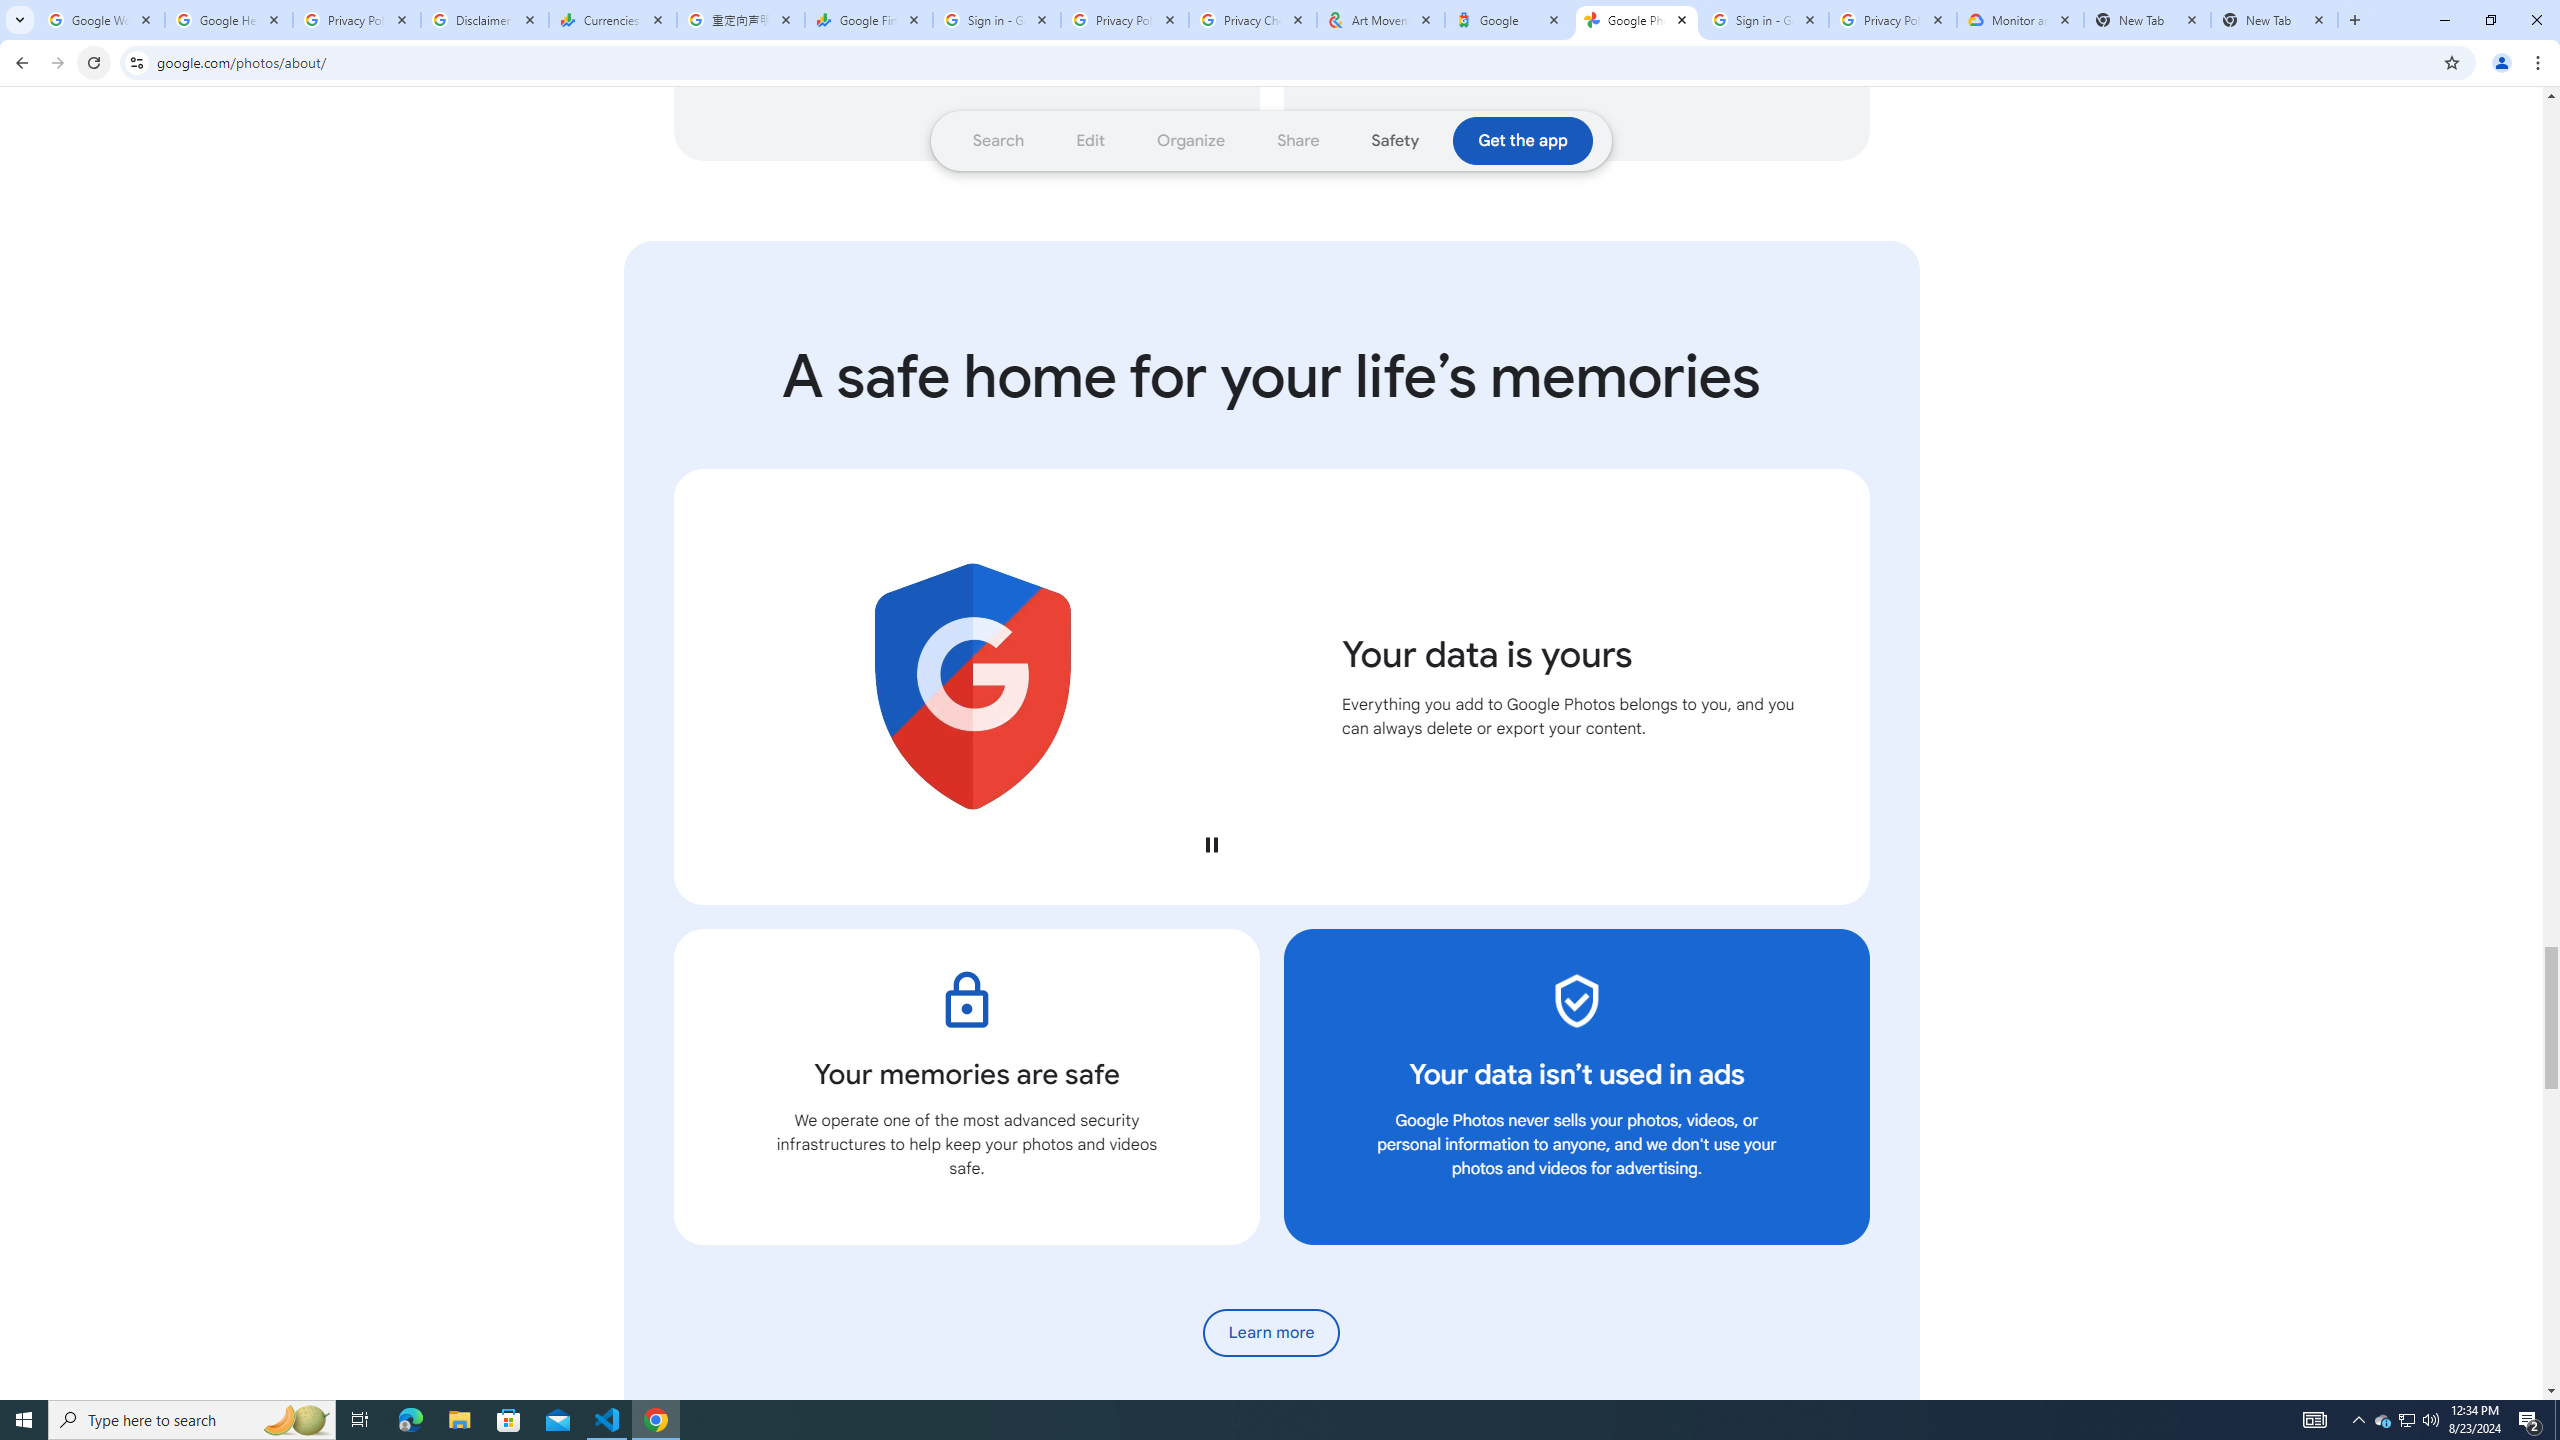  I want to click on 'Go to section: Search', so click(998, 141).